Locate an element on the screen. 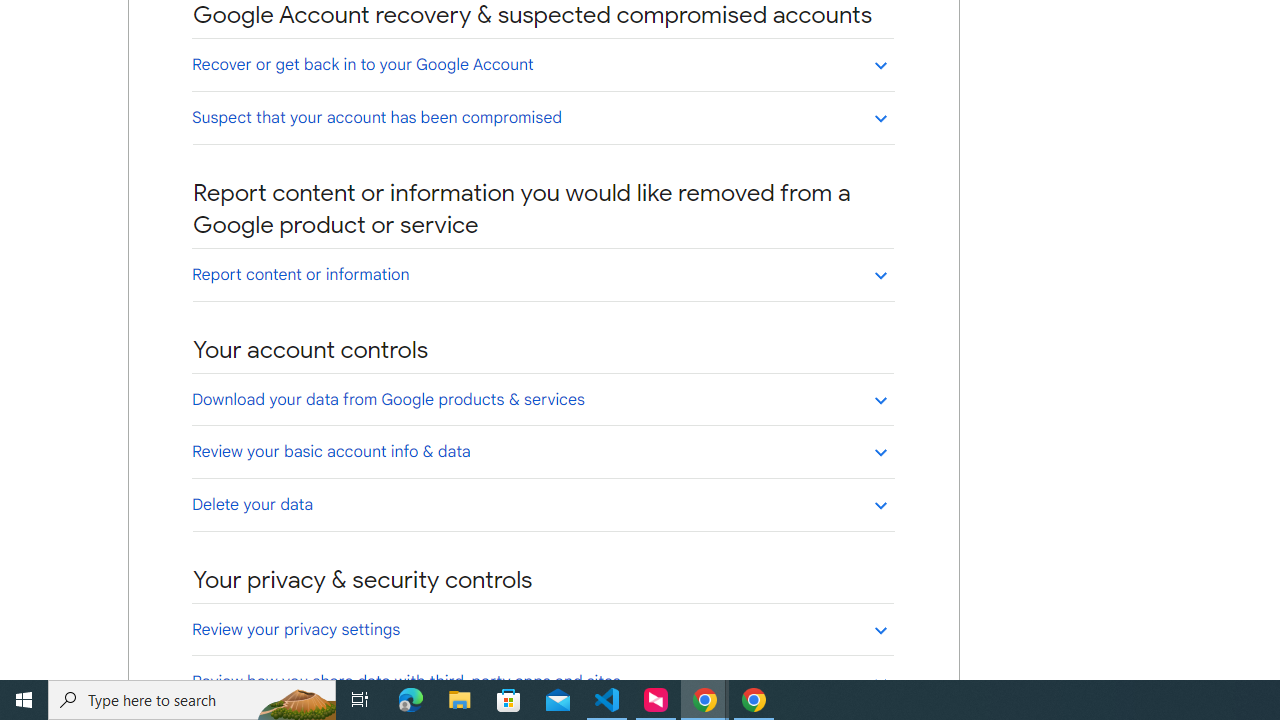  'Review your privacy settings' is located at coordinates (542, 628).